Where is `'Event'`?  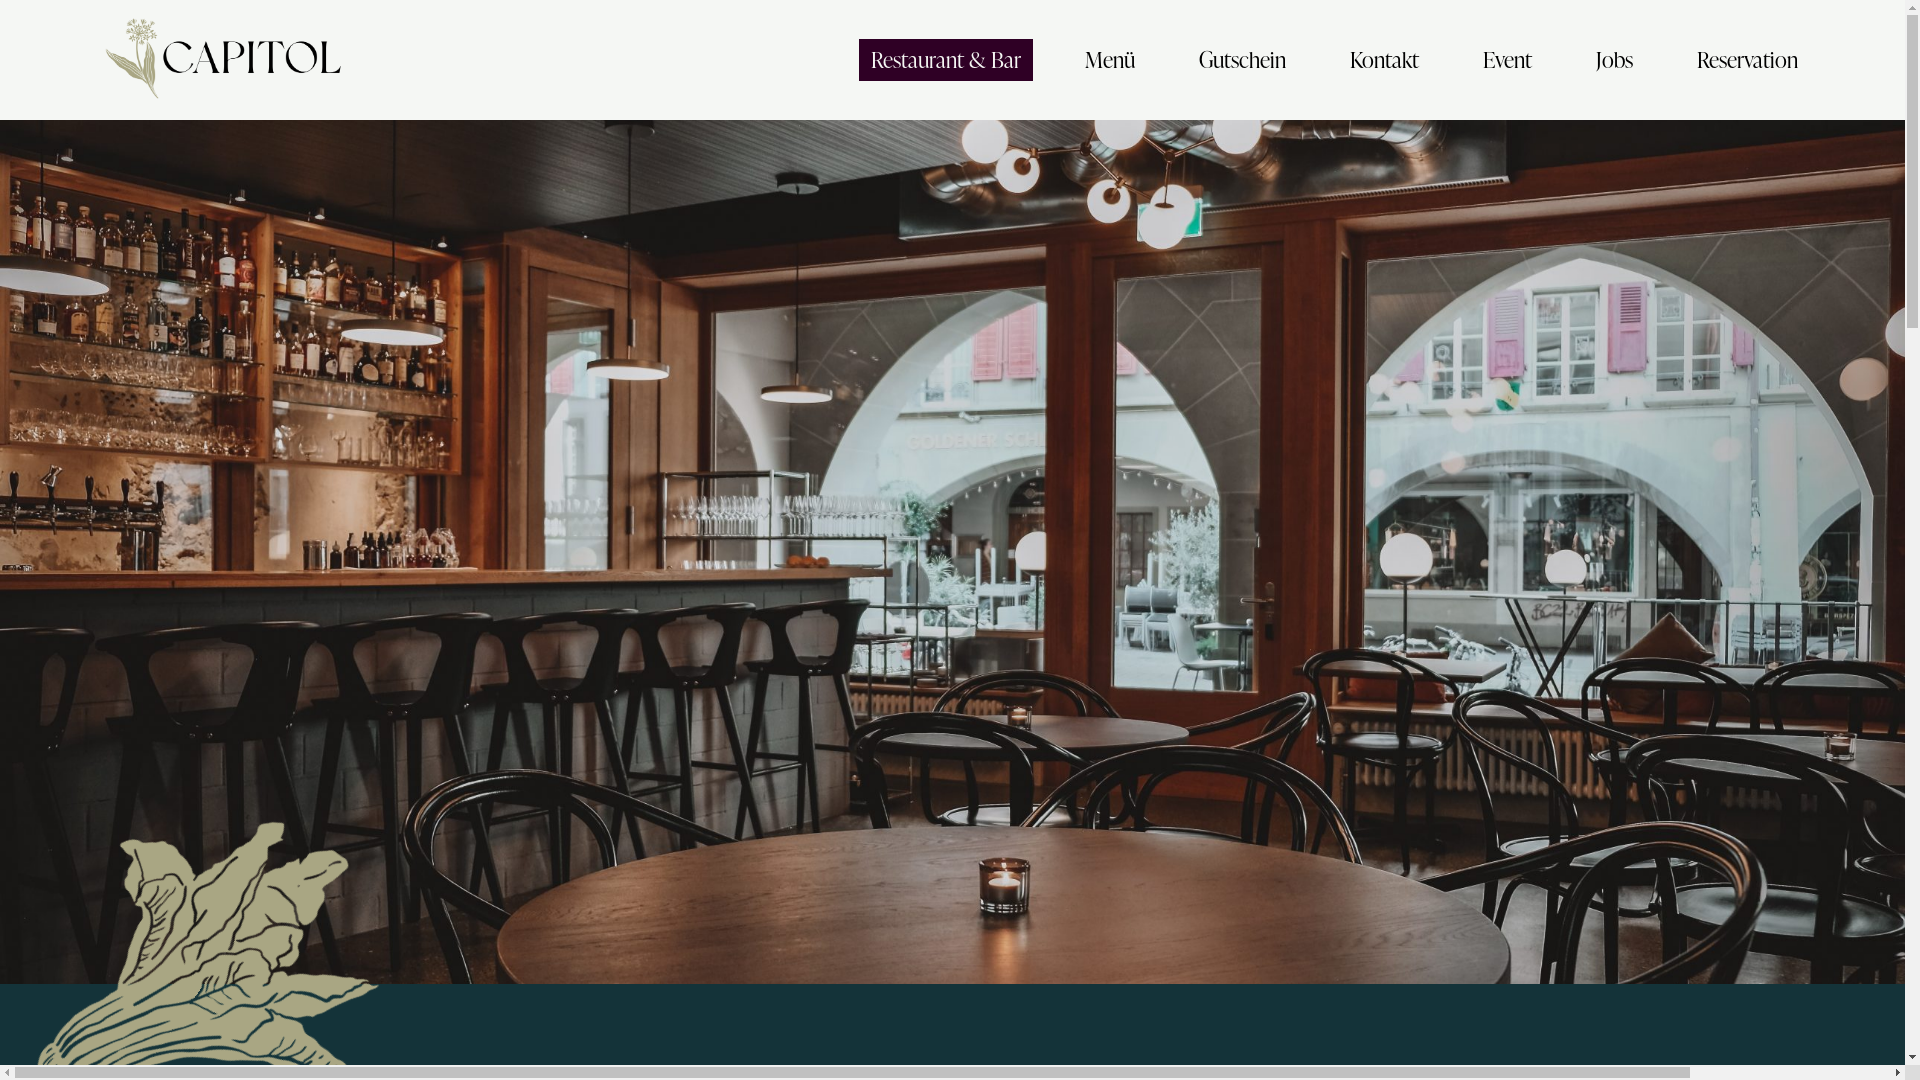 'Event' is located at coordinates (1507, 59).